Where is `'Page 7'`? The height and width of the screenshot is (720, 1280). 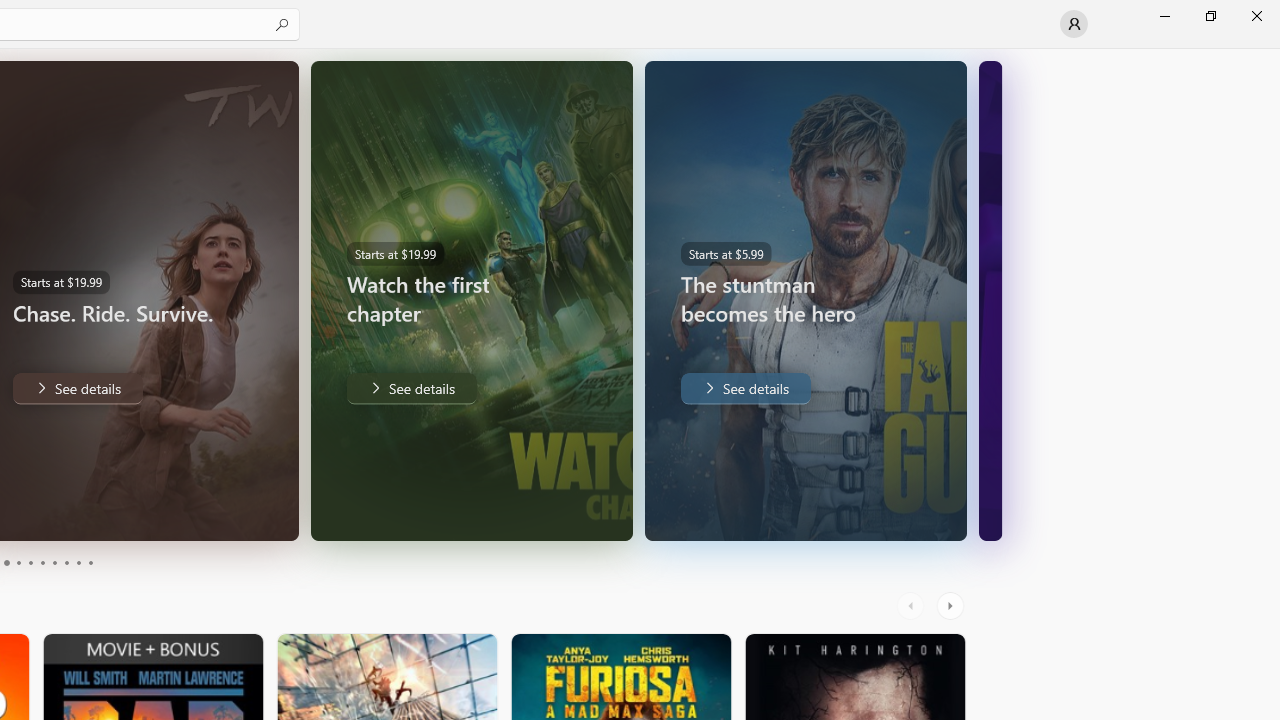
'Page 7' is located at coordinates (54, 563).